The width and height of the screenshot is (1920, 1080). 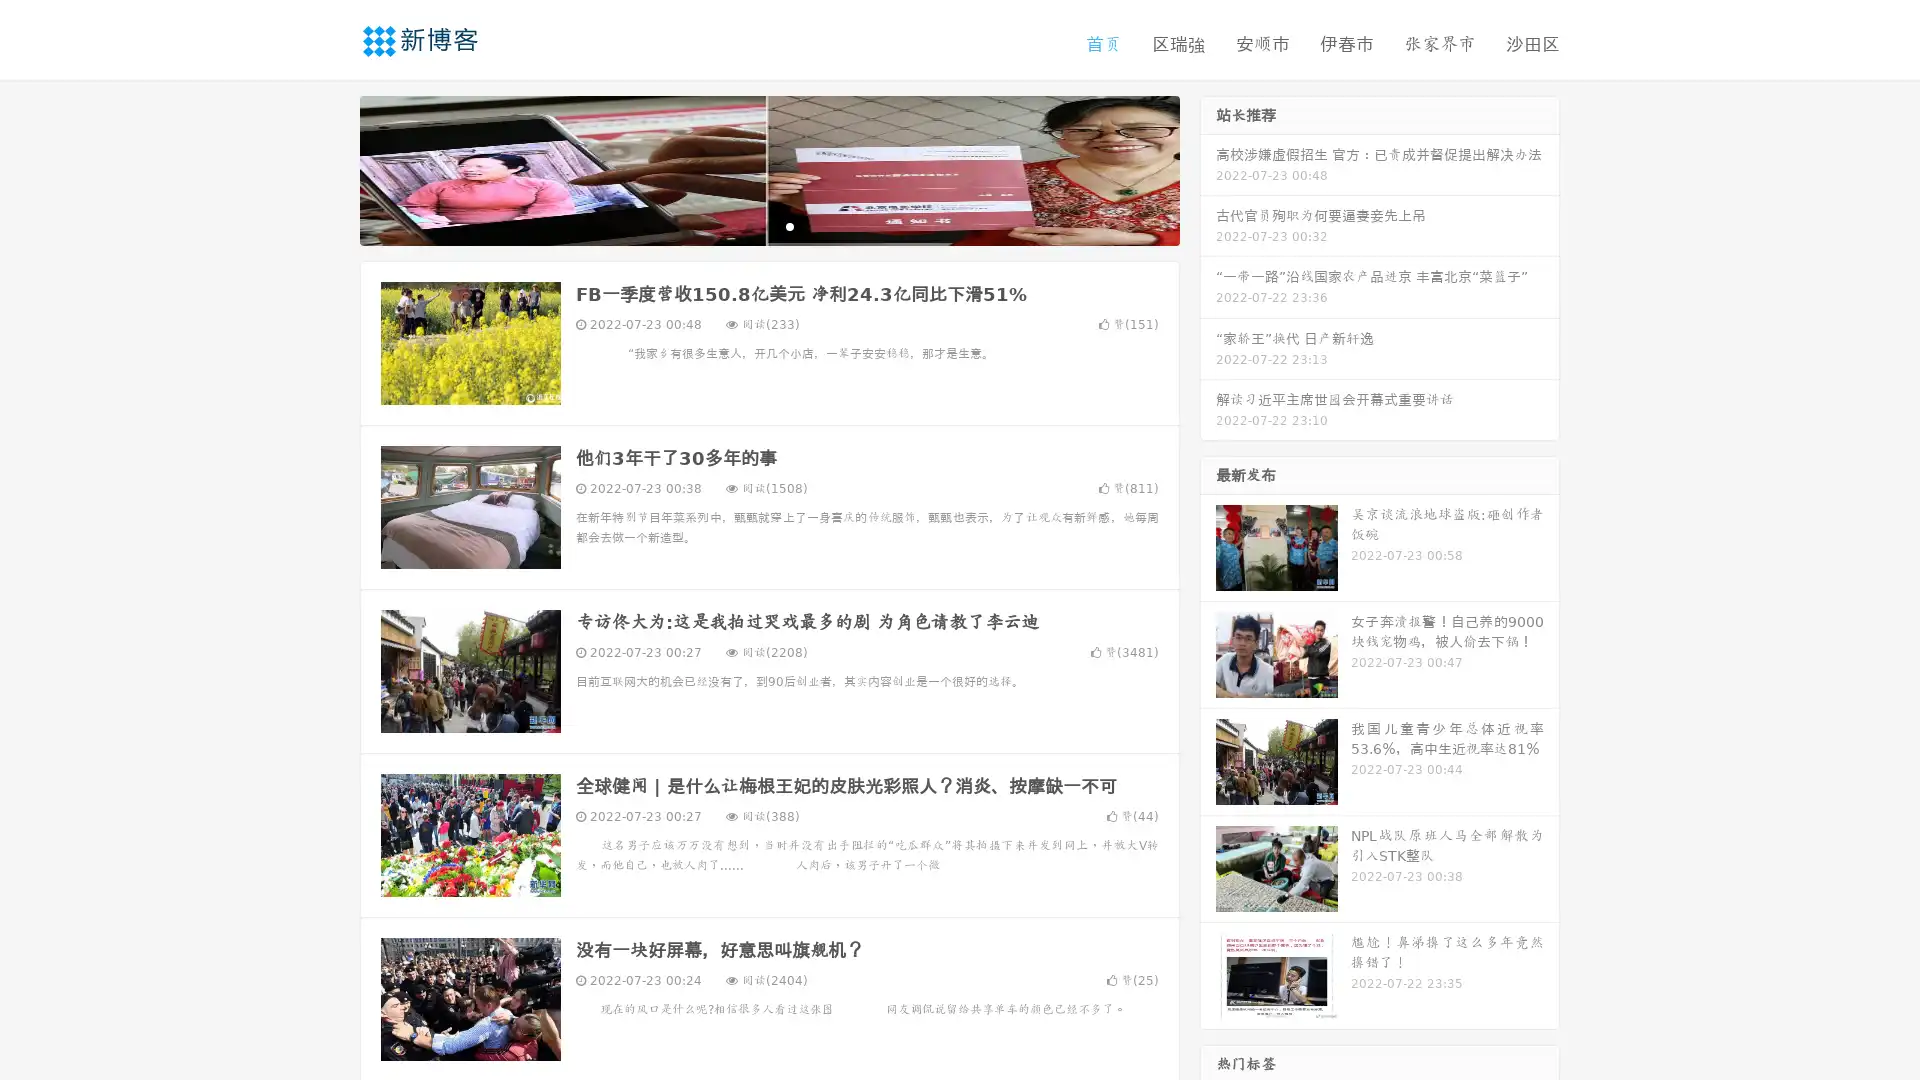 I want to click on Go to slide 1, so click(x=748, y=225).